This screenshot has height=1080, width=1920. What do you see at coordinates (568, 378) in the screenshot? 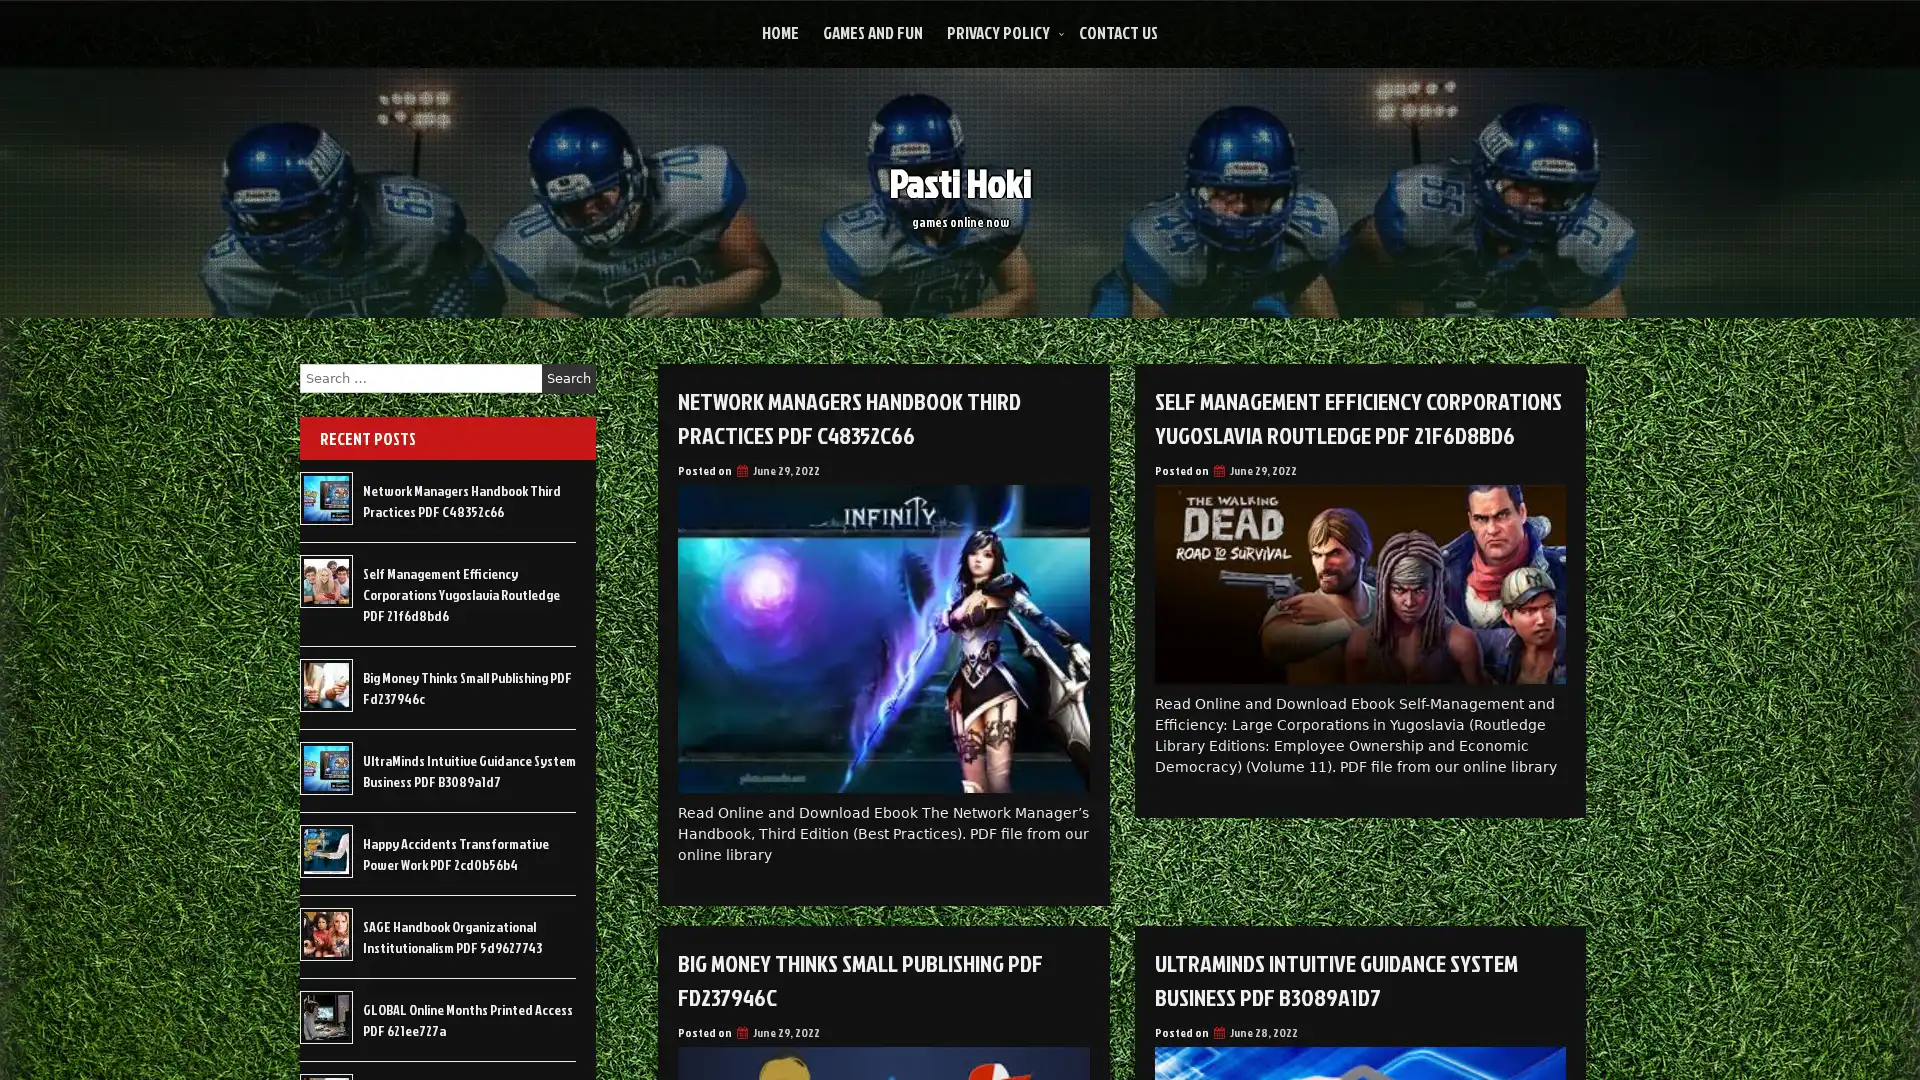
I see `Search` at bounding box center [568, 378].